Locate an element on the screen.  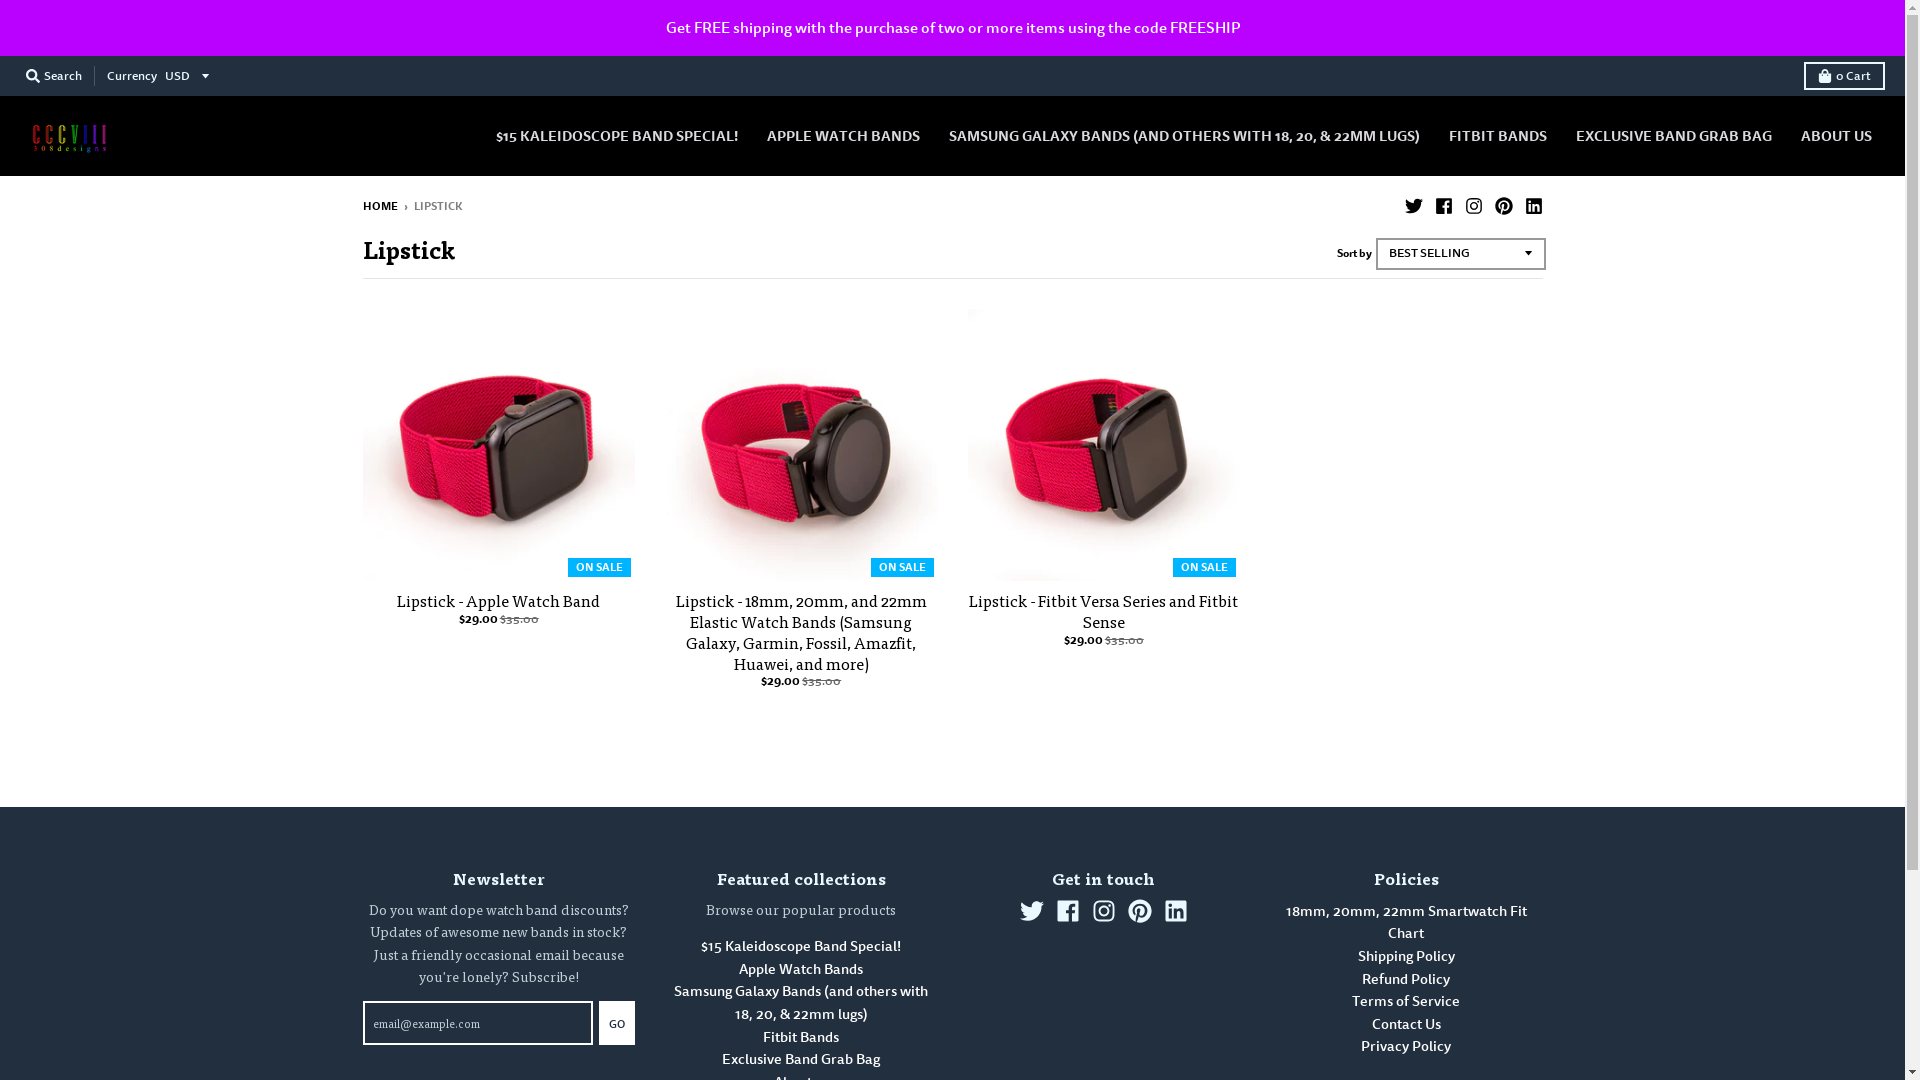
'Instagram - 308designs - CCCVIII' is located at coordinates (1103, 910).